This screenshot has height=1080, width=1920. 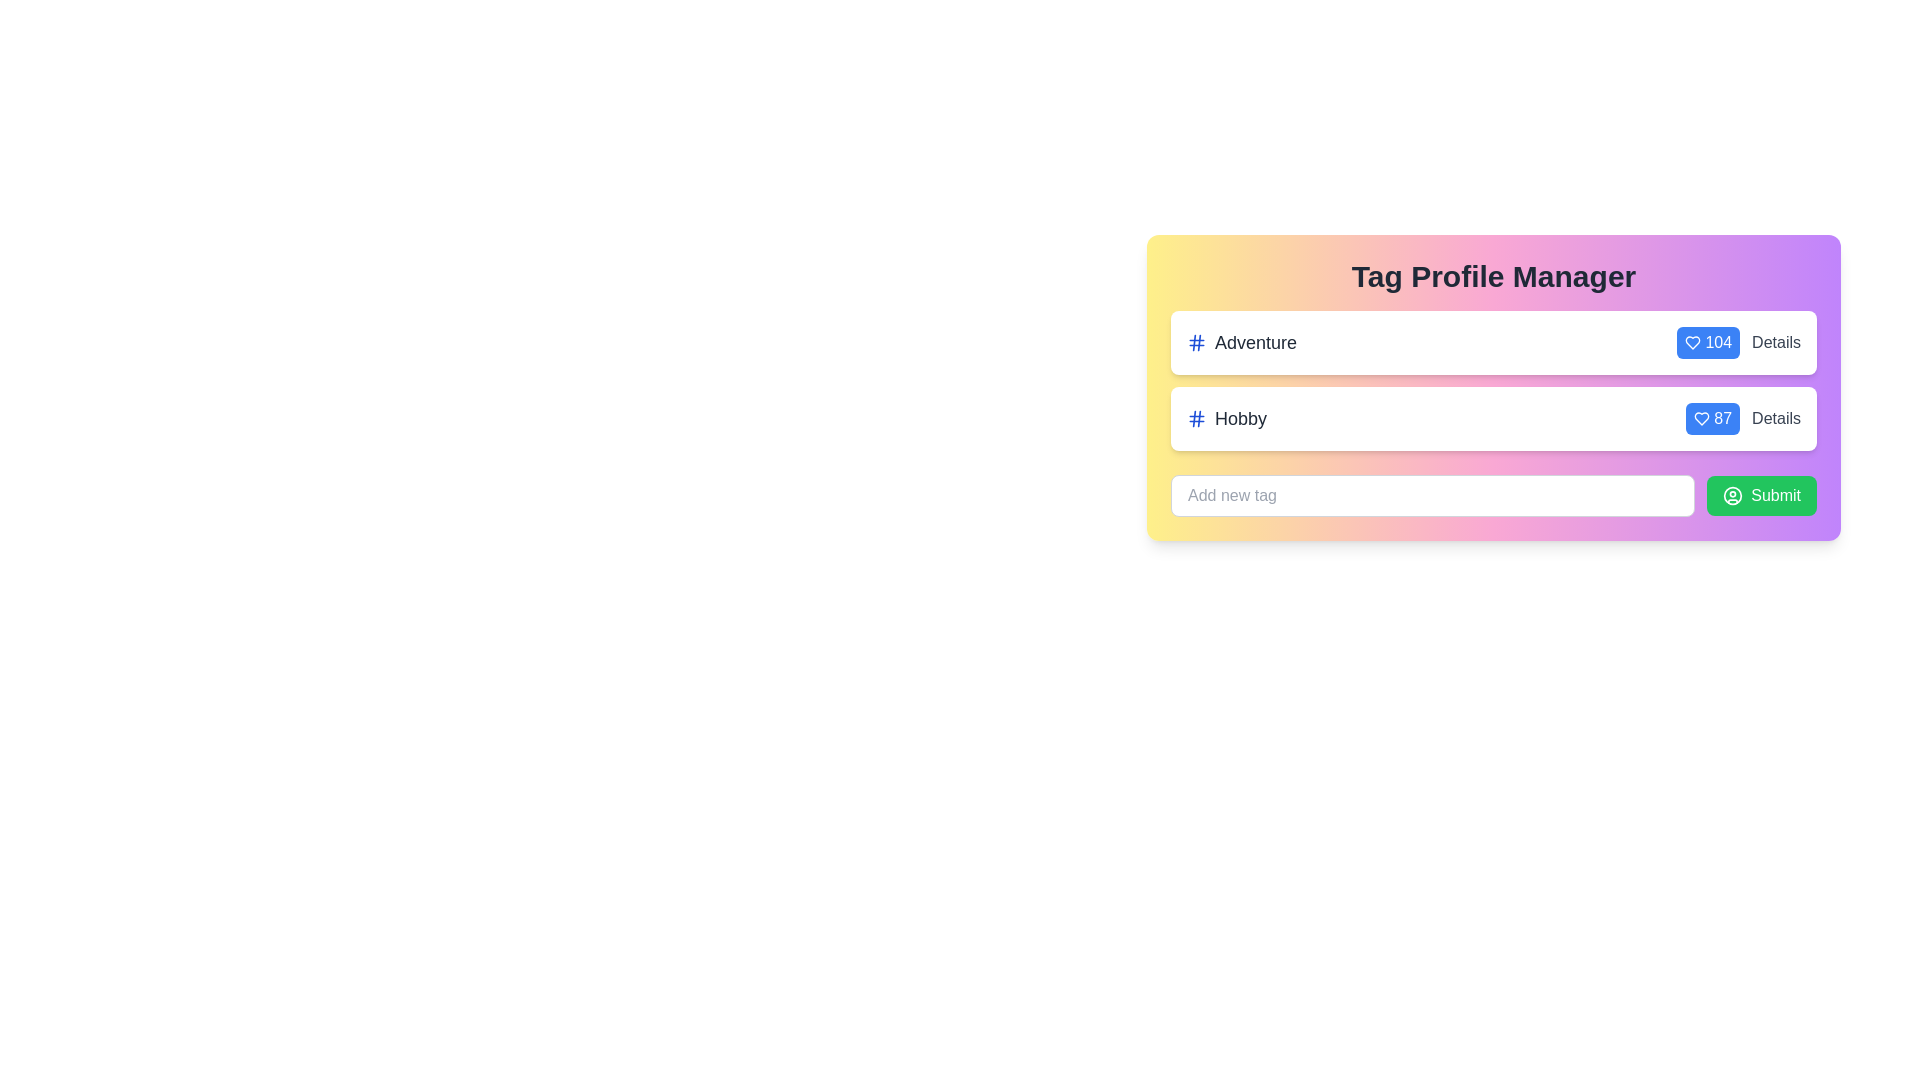 What do you see at coordinates (1712, 418) in the screenshot?
I see `the heart button representing likes or favorites, located next to the 'Hobby' label` at bounding box center [1712, 418].